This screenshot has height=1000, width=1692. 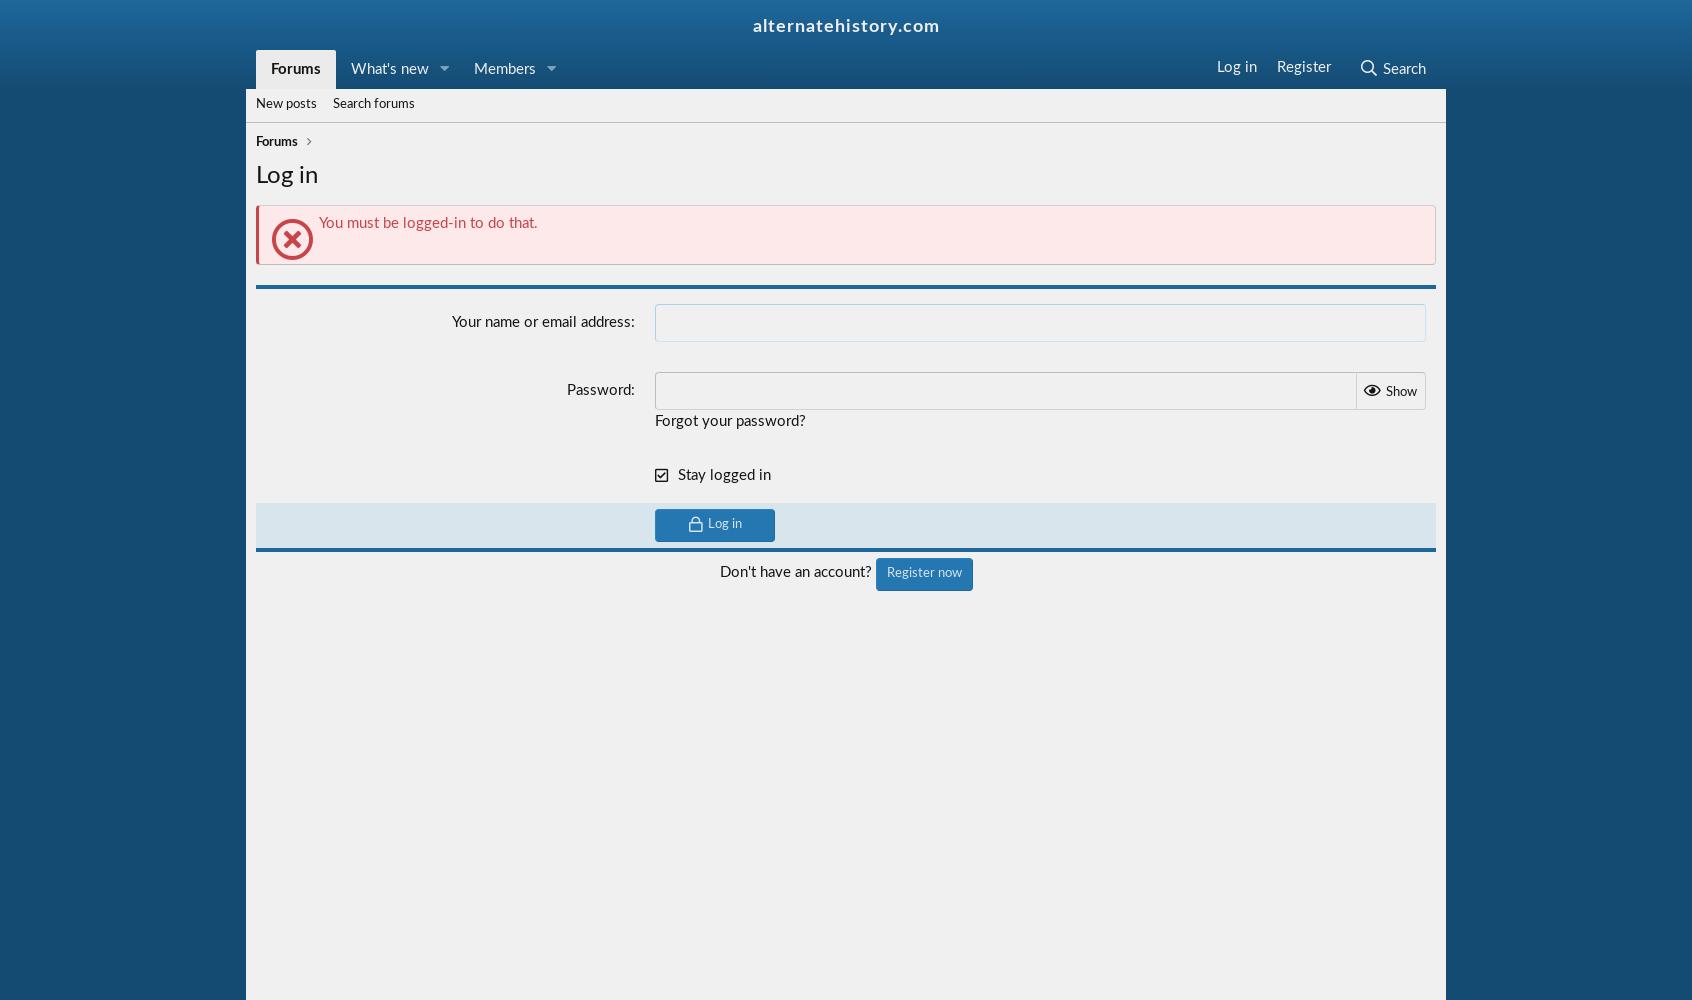 I want to click on 'Forgot your password?', so click(x=729, y=421).